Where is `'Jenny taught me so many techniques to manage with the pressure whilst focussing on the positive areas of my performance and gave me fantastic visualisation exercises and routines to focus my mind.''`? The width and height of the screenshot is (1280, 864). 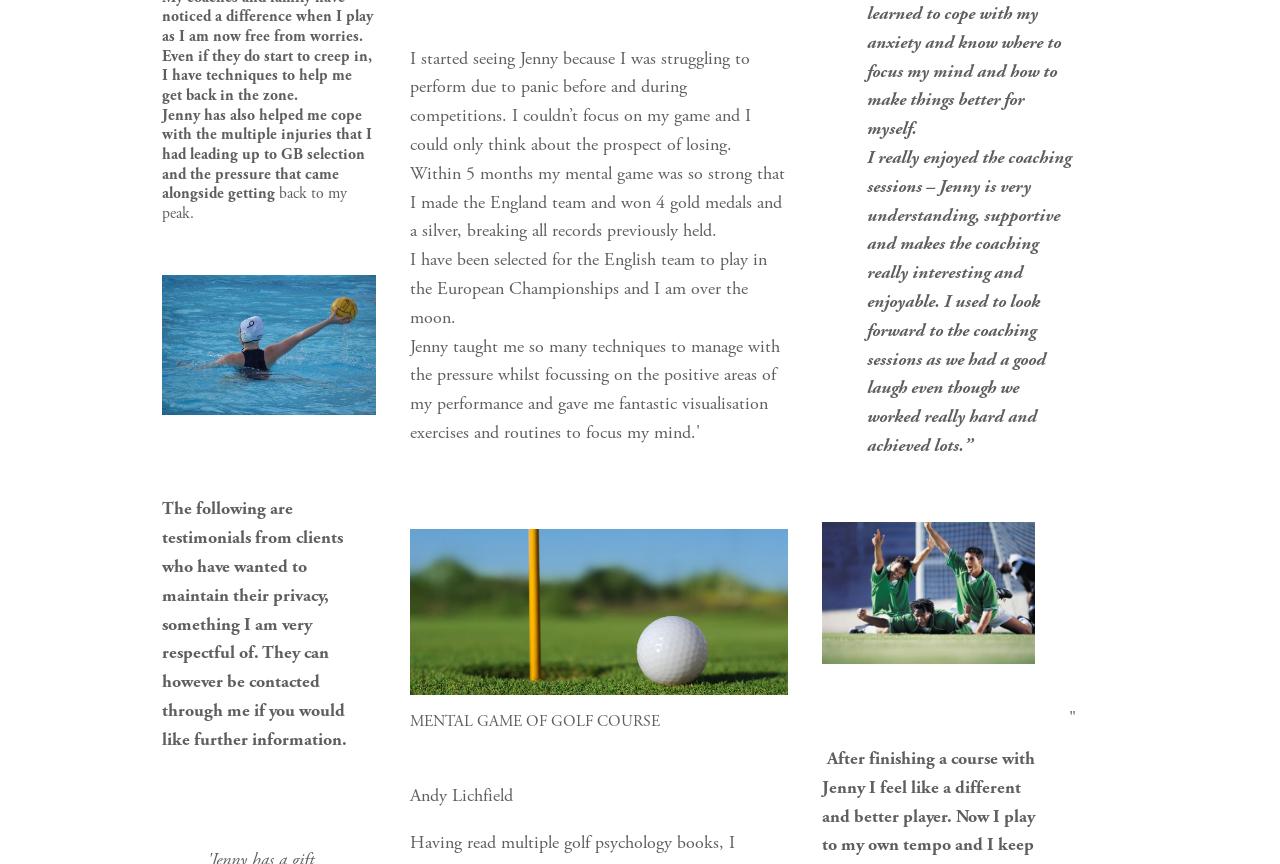 'Jenny taught me so many techniques to manage with the pressure whilst focussing on the positive areas of my performance and gave me fantastic visualisation exercises and routines to focus my mind.'' is located at coordinates (595, 387).